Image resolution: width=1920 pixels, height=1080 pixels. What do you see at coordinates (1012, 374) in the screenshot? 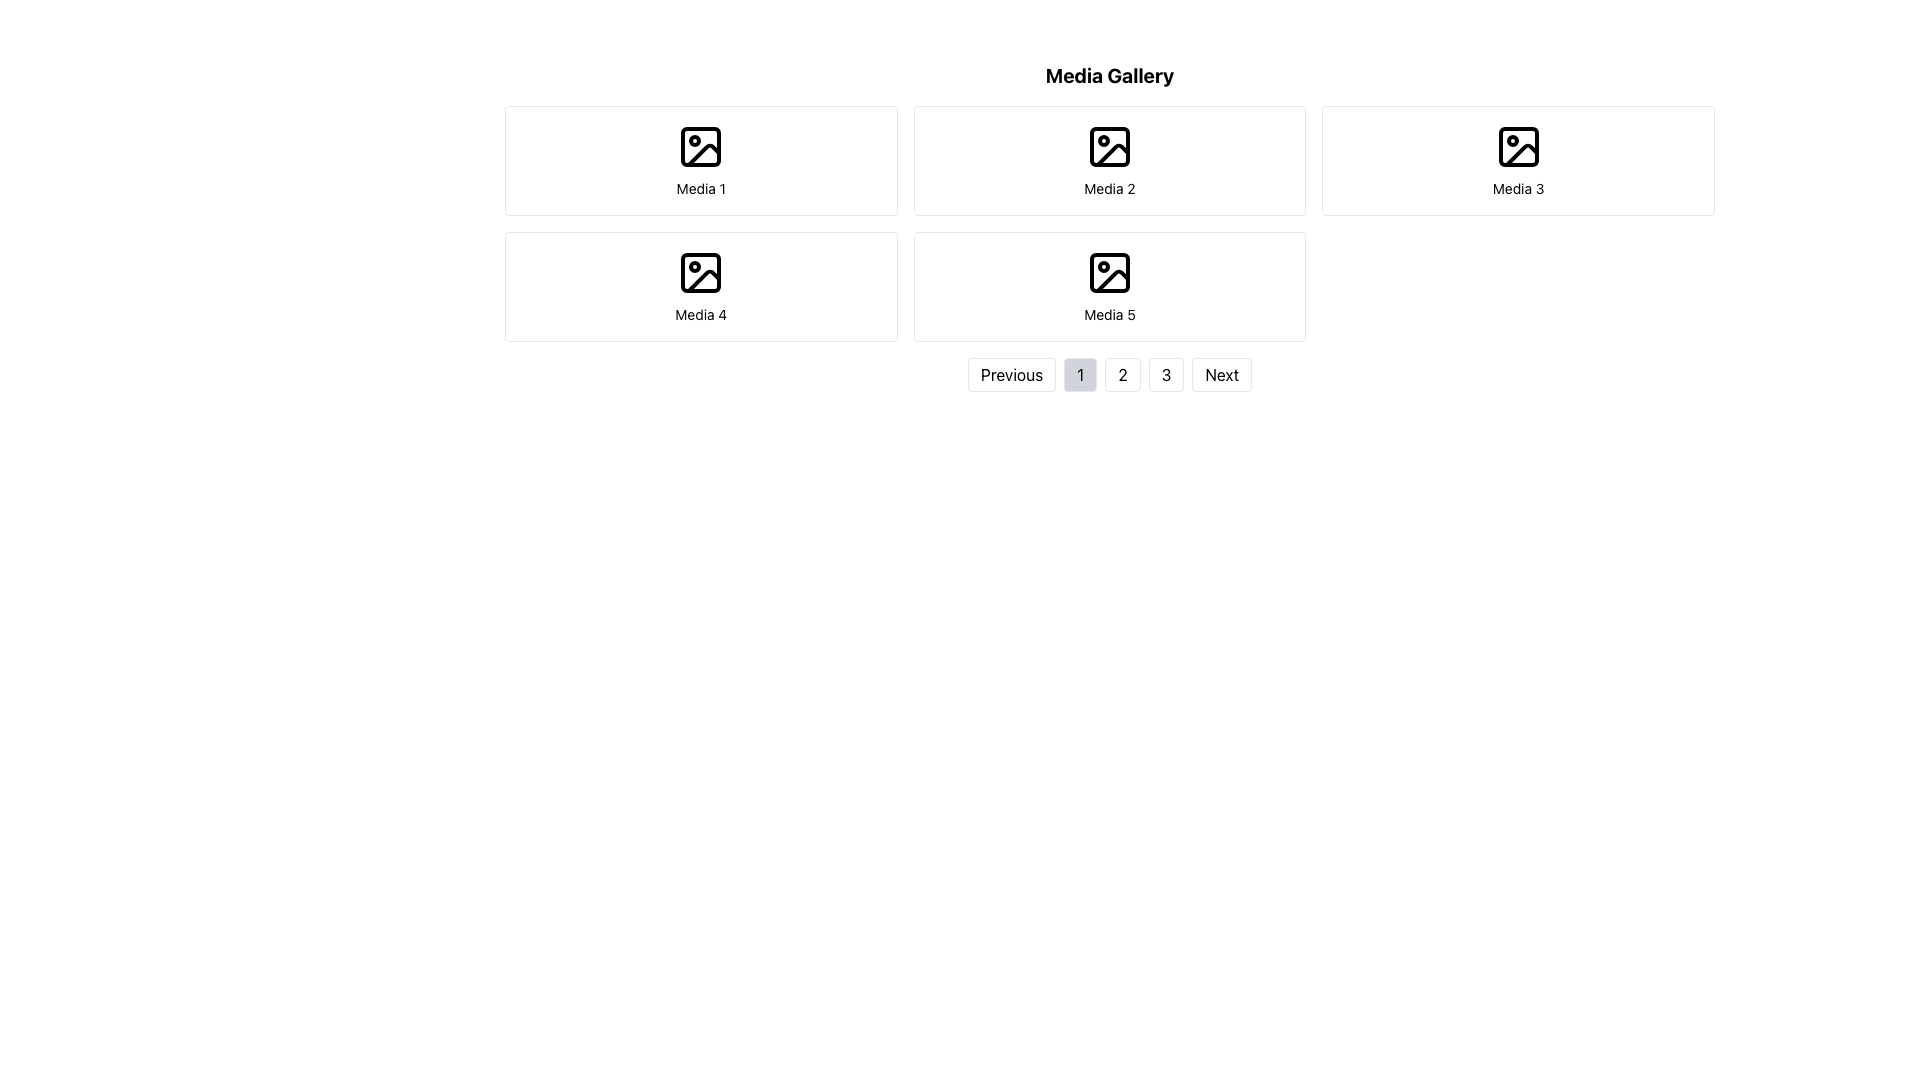
I see `the 'Previous' button, which is a rectangular button with rounded corners, displaying the text 'Previous' in black on a white background, located at the bottom center of the interface` at bounding box center [1012, 374].